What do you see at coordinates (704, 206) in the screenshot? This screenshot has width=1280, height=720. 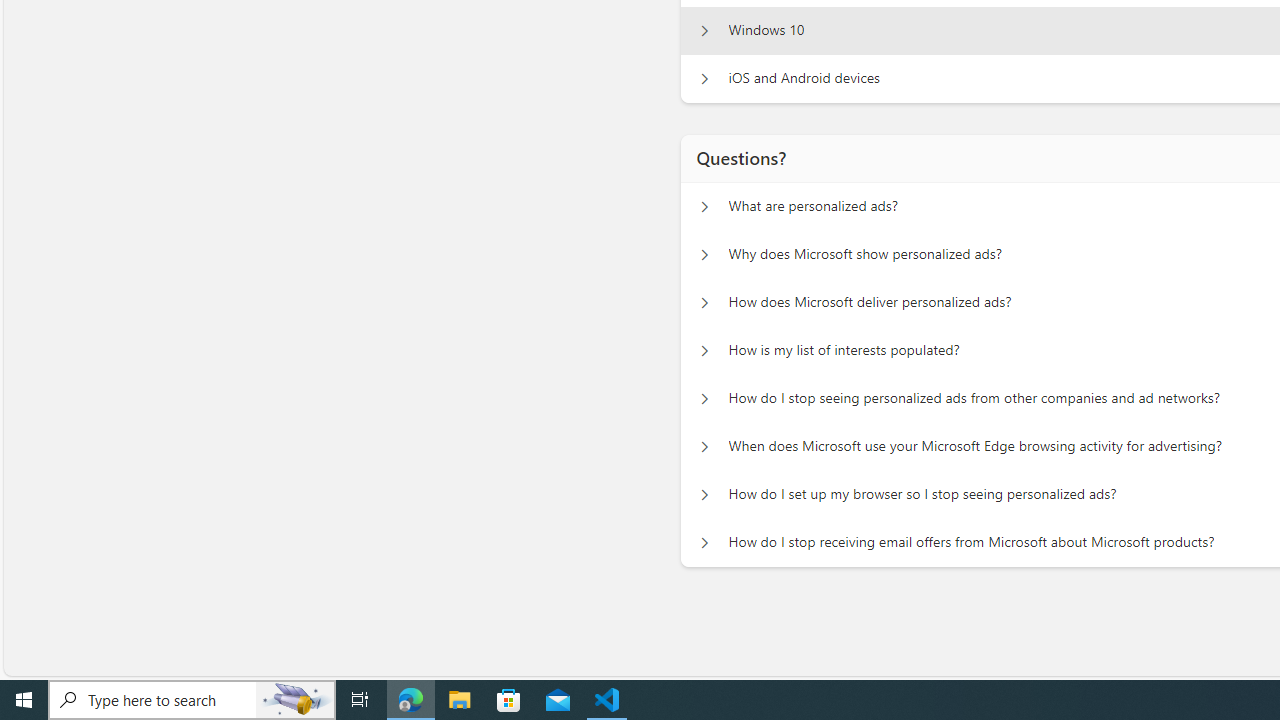 I see `'Questions? What are personalized ads?'` at bounding box center [704, 206].